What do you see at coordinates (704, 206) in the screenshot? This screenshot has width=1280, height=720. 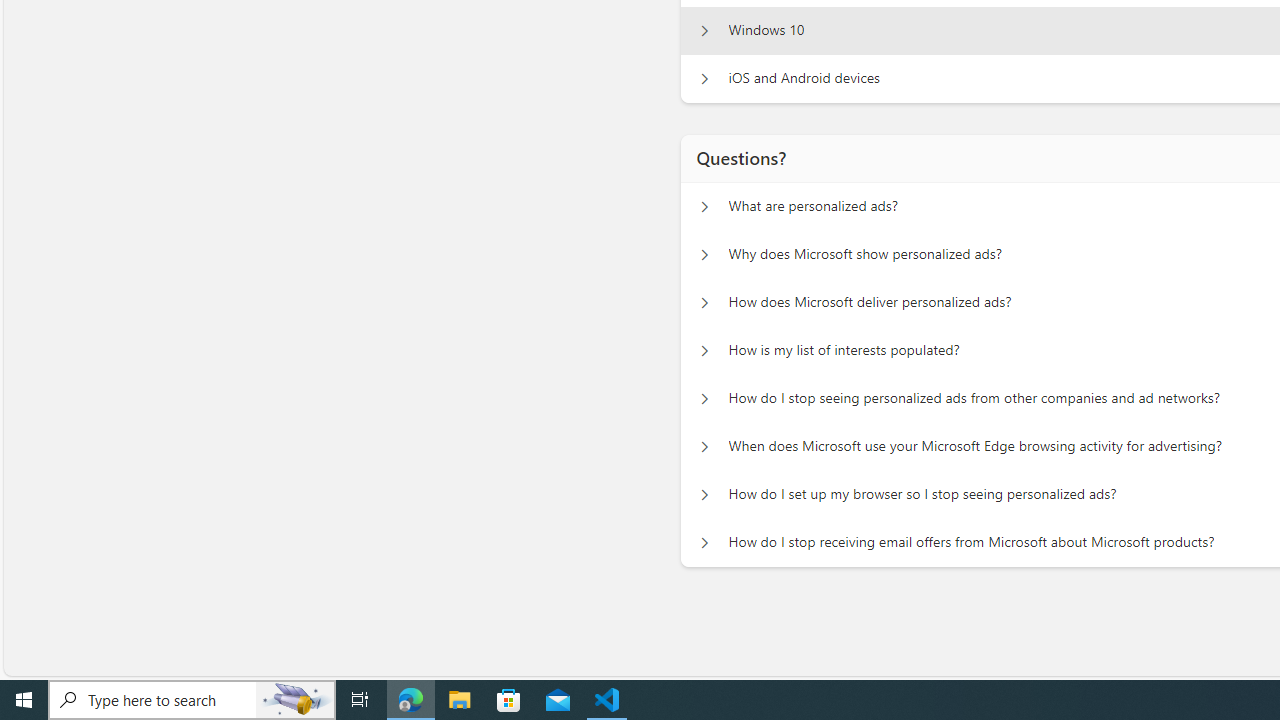 I see `'Questions? What are personalized ads?'` at bounding box center [704, 206].